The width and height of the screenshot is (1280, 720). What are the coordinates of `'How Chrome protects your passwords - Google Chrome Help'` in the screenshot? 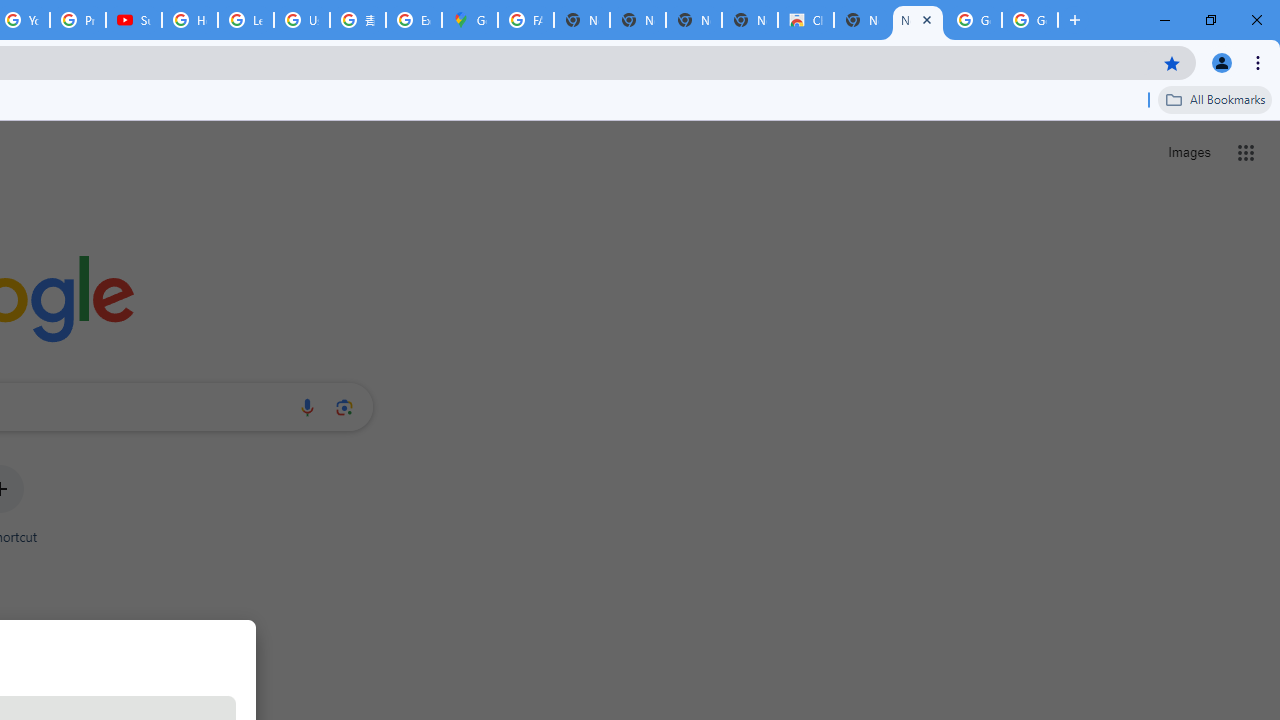 It's located at (190, 20).